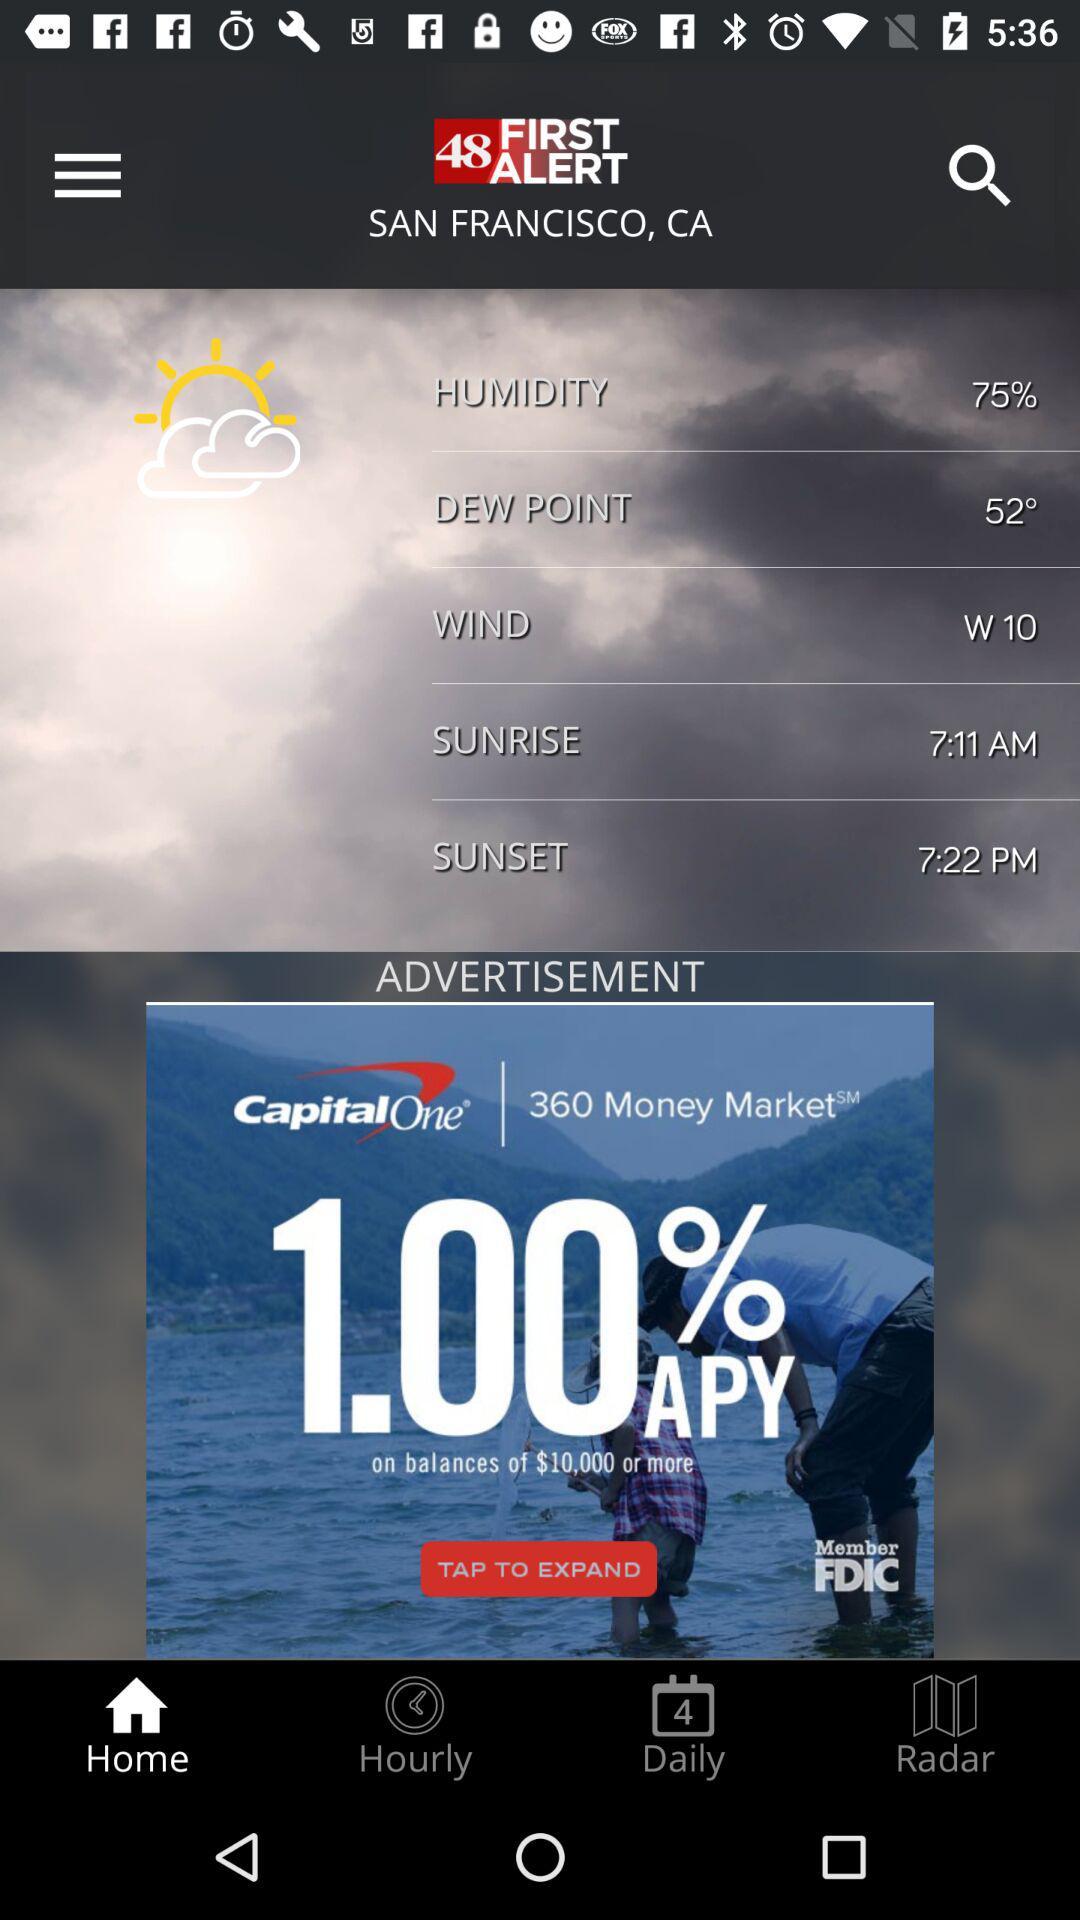 The image size is (1080, 1920). I want to click on radio button at the bottom right corner, so click(945, 1726).